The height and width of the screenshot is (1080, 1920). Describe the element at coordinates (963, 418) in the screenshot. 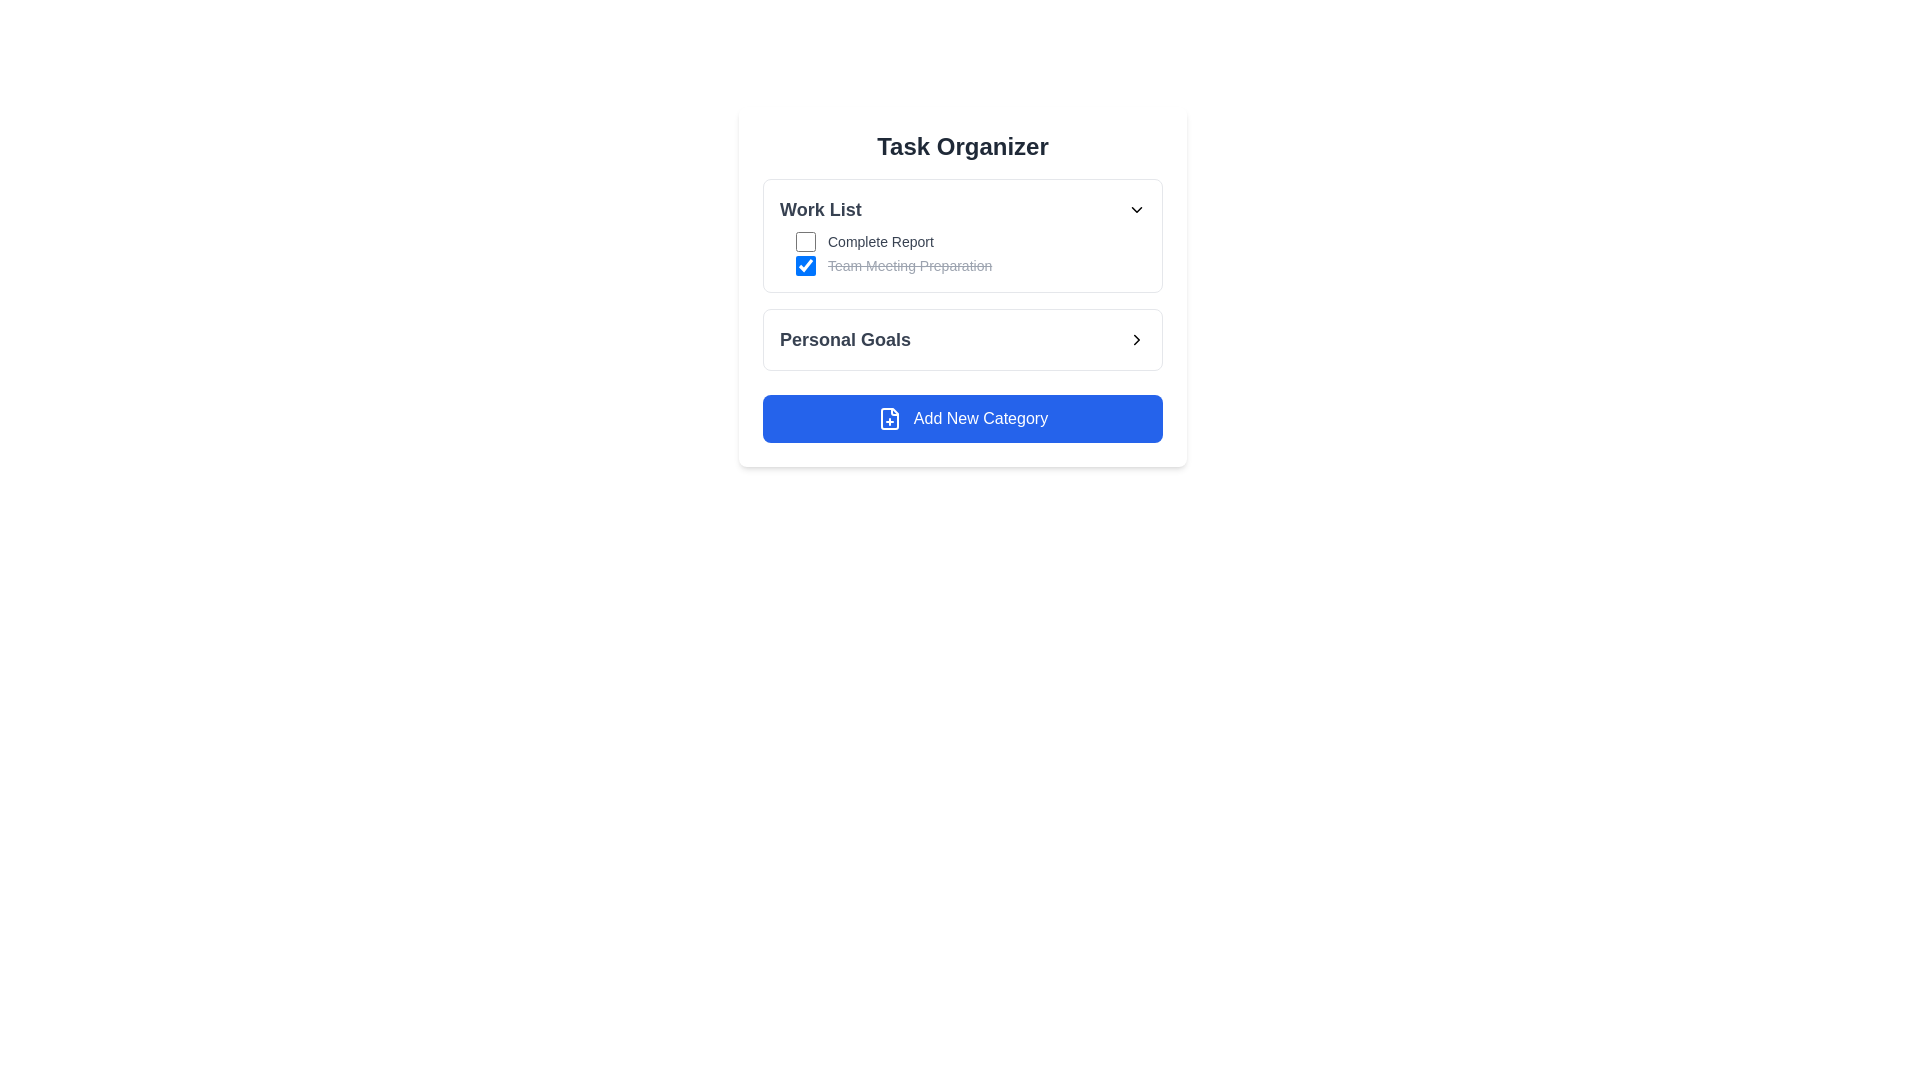

I see `the 'Add Category' button located at the bottom of the task organizer interface` at that location.